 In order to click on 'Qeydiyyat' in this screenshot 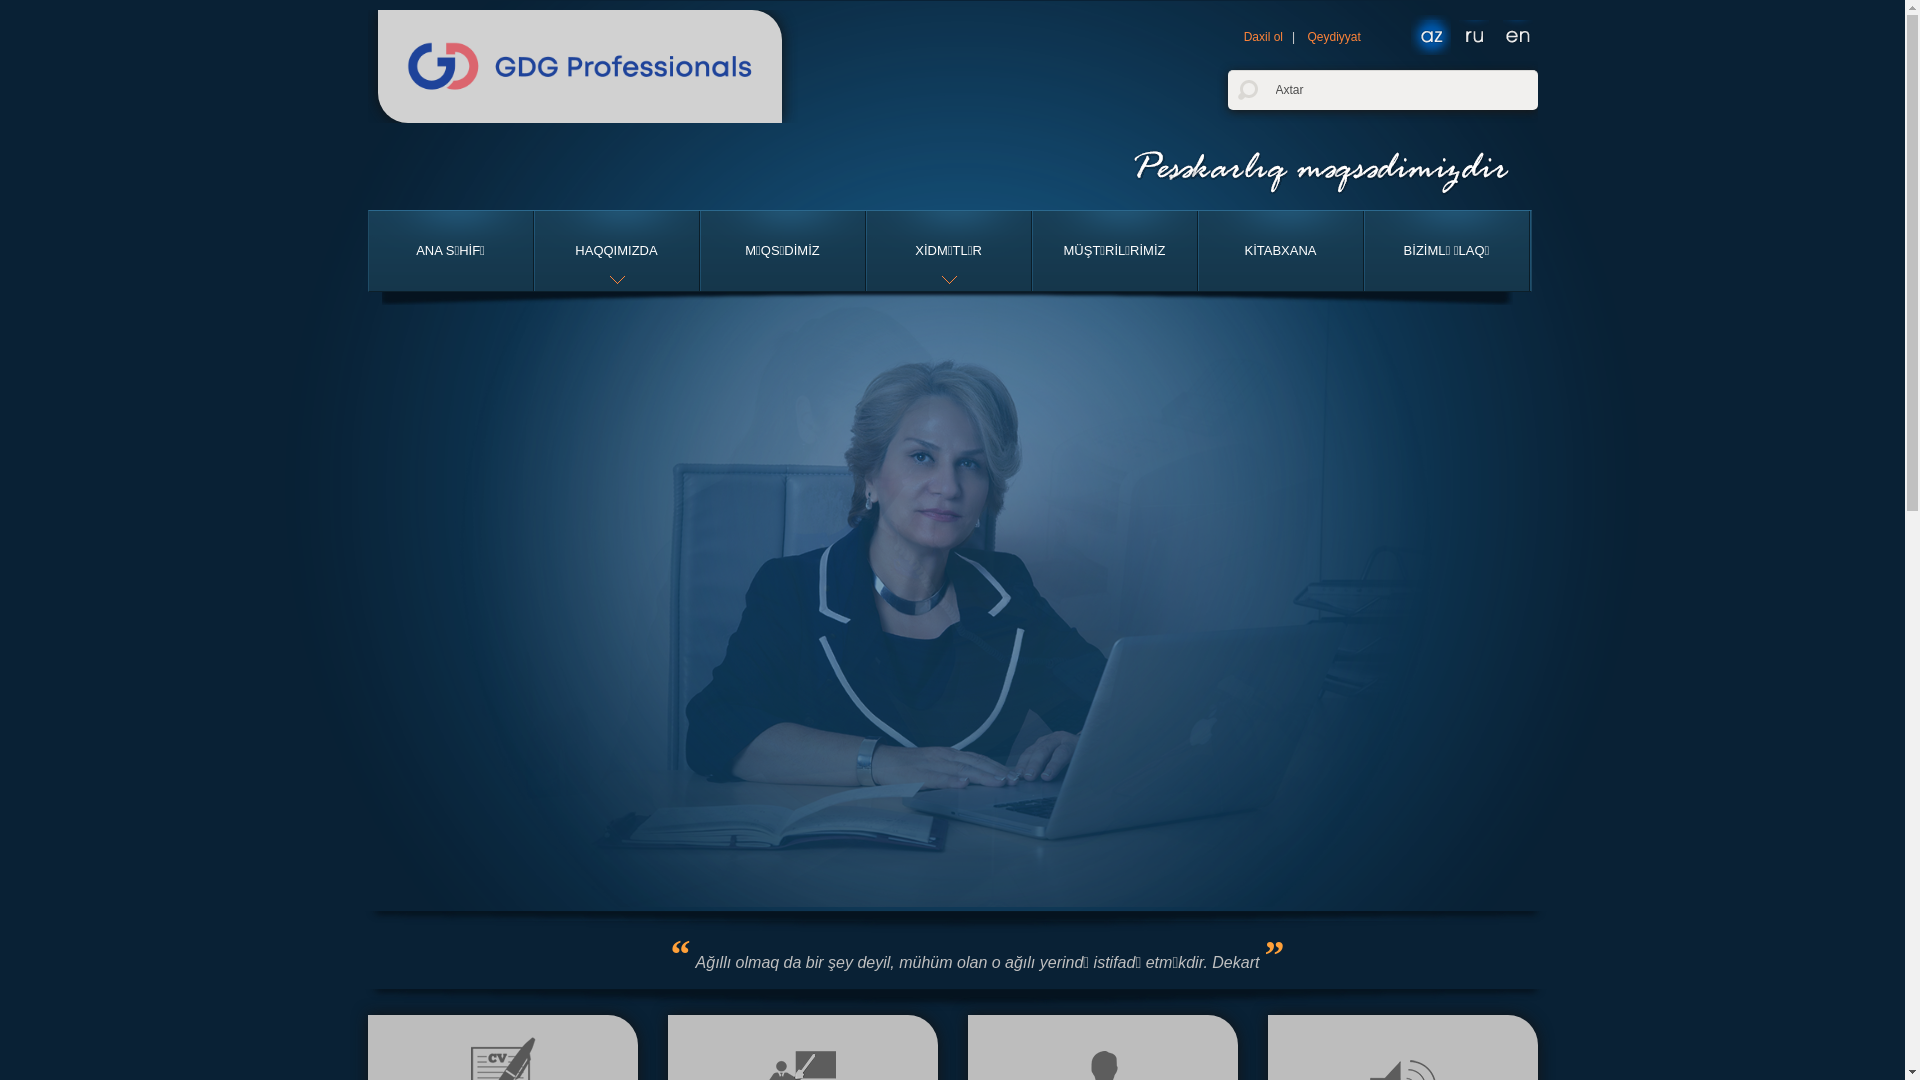, I will do `click(1333, 37)`.